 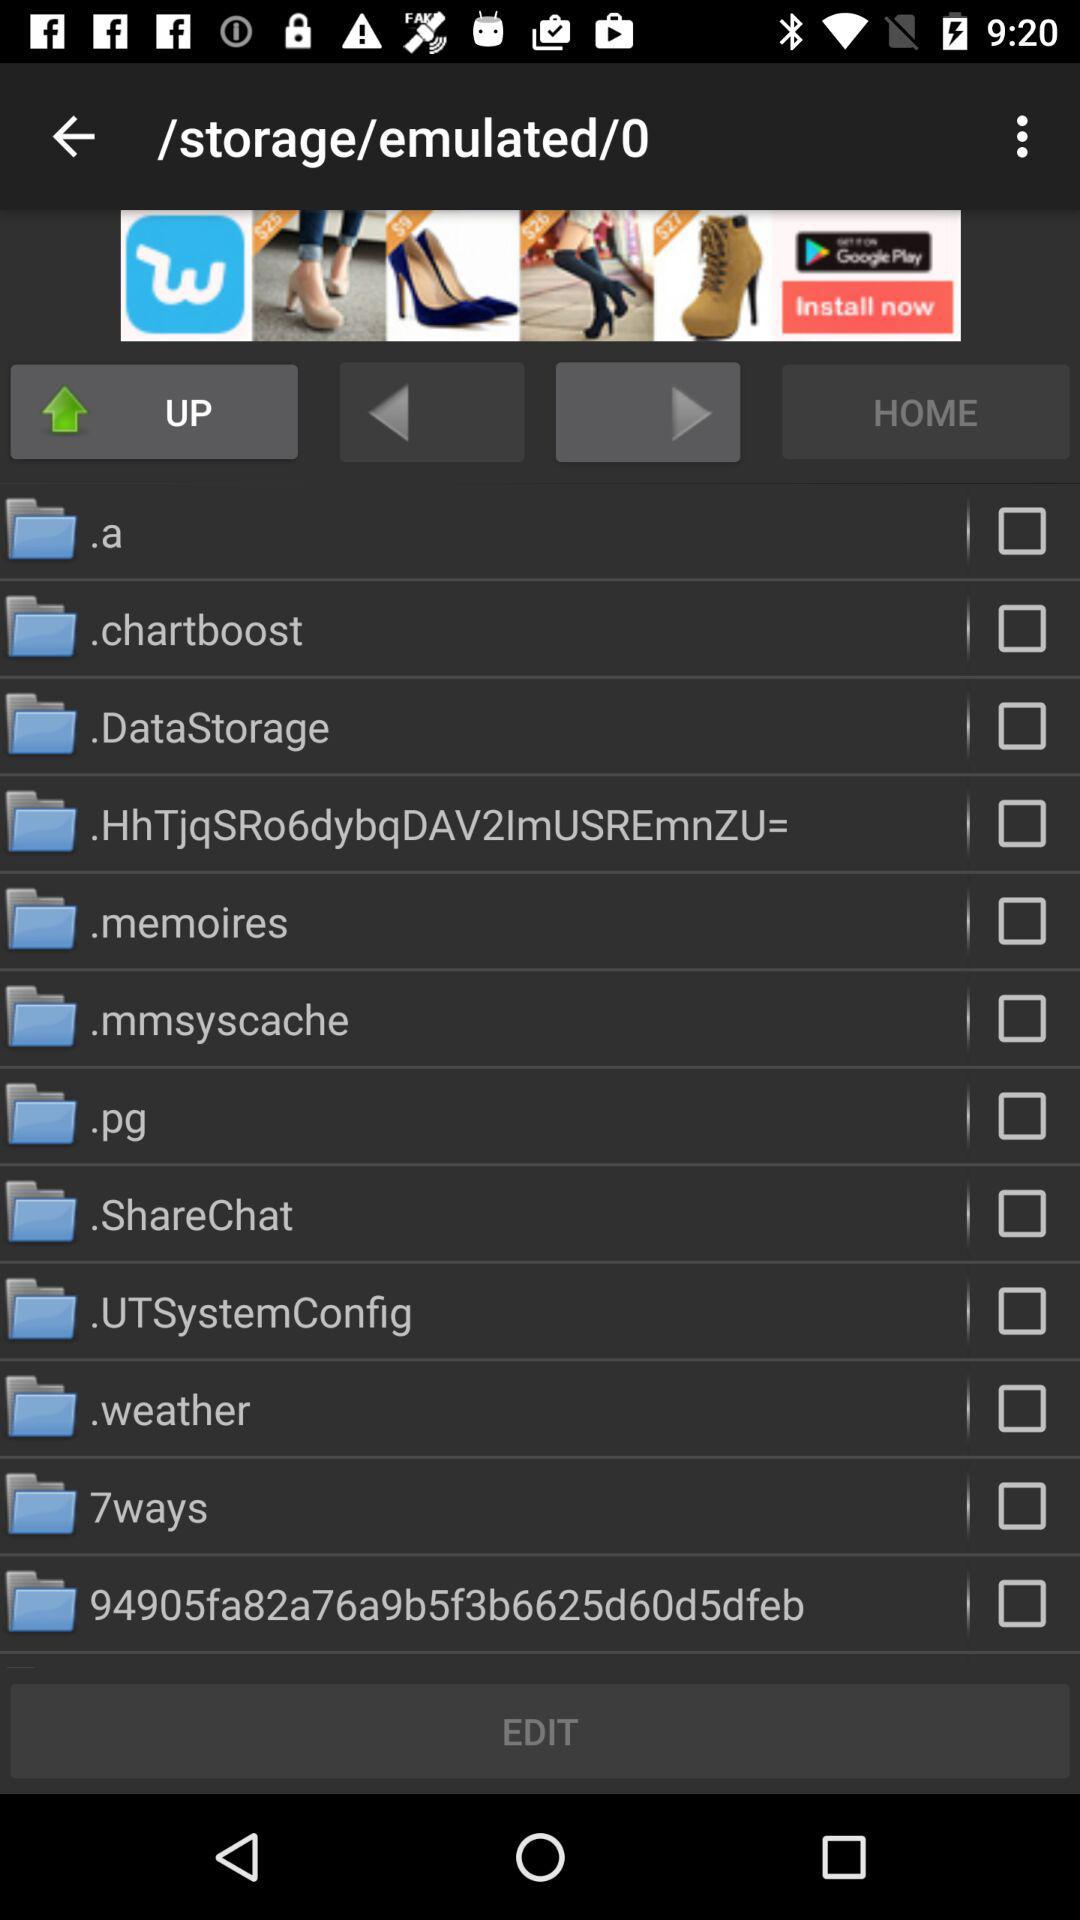 I want to click on folder select checkbox, so click(x=1024, y=724).